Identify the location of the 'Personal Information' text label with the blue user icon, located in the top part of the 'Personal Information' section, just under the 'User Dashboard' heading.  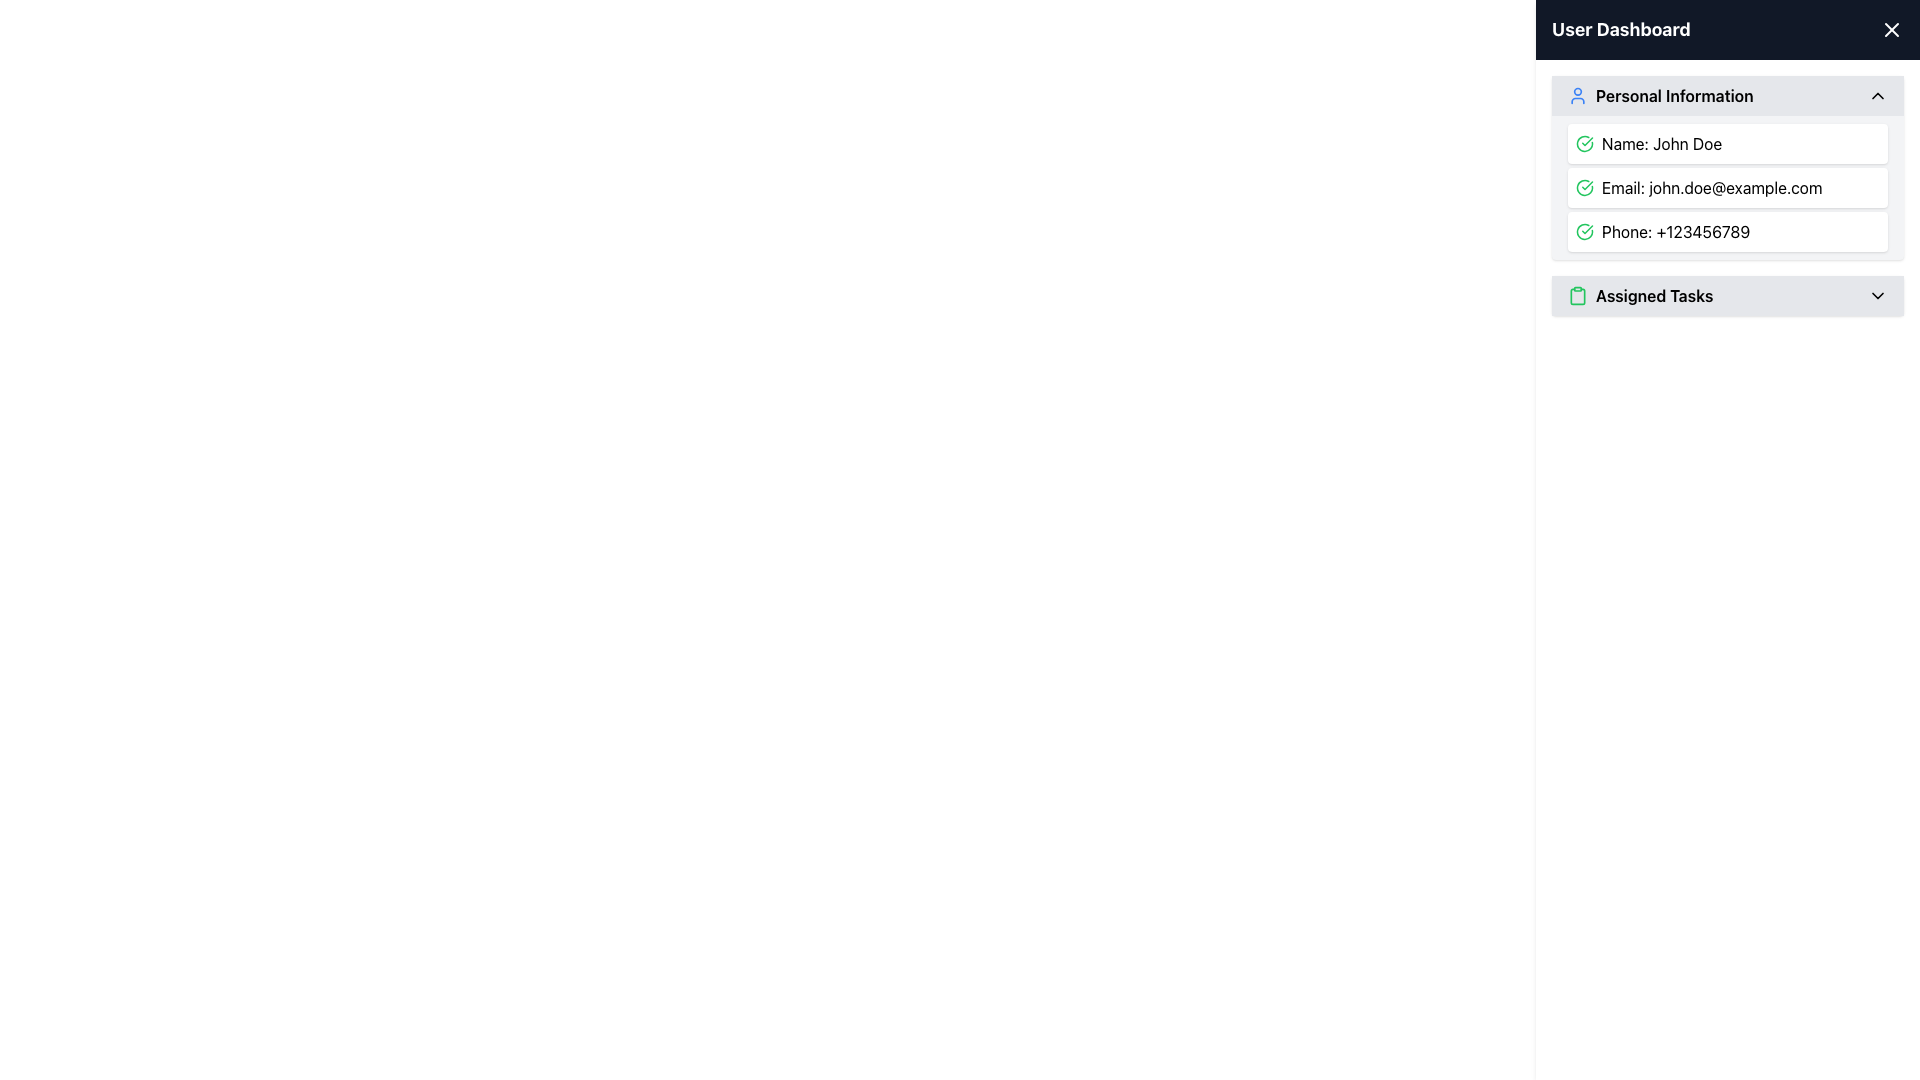
(1660, 96).